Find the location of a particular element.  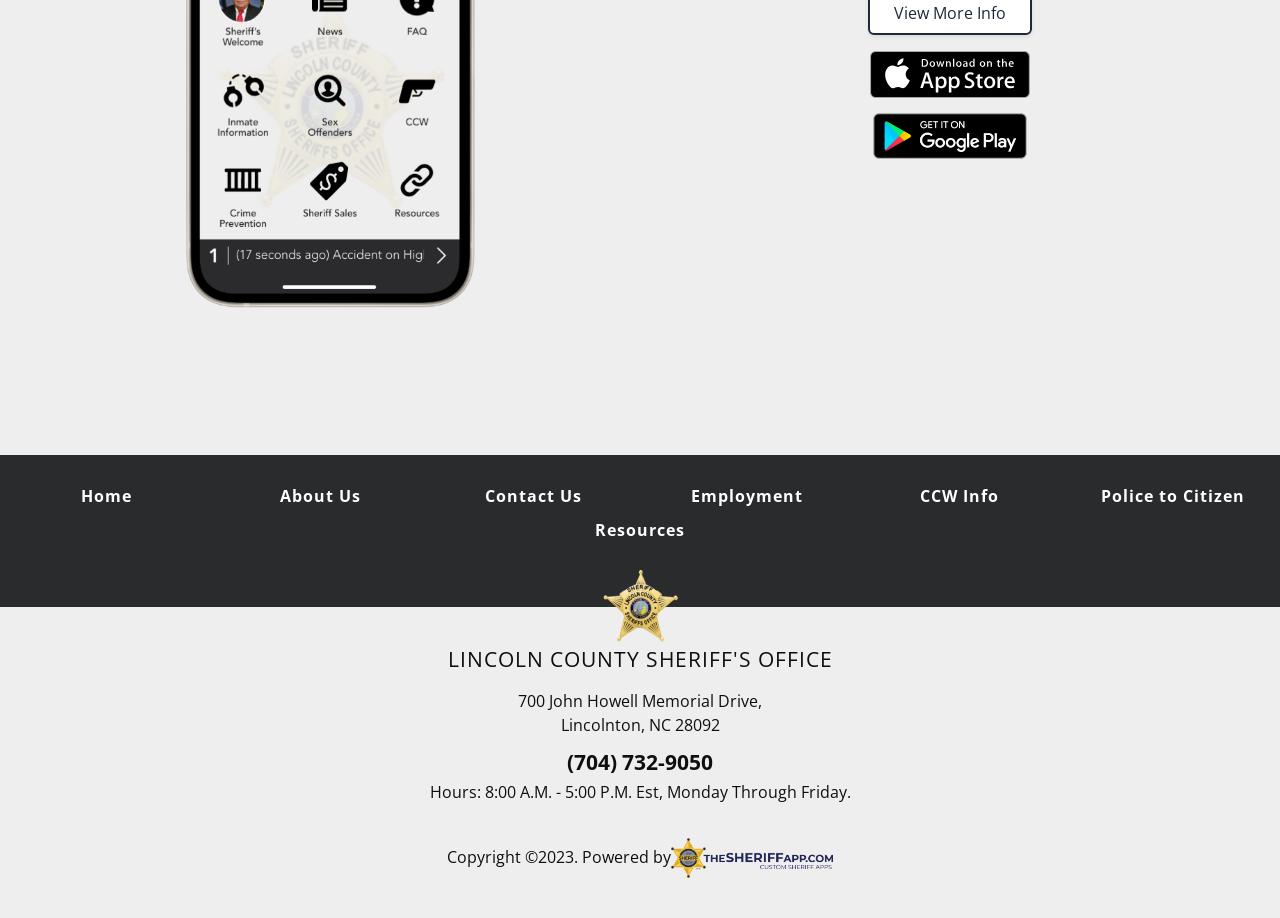

'Contact Us' is located at coordinates (532, 495).